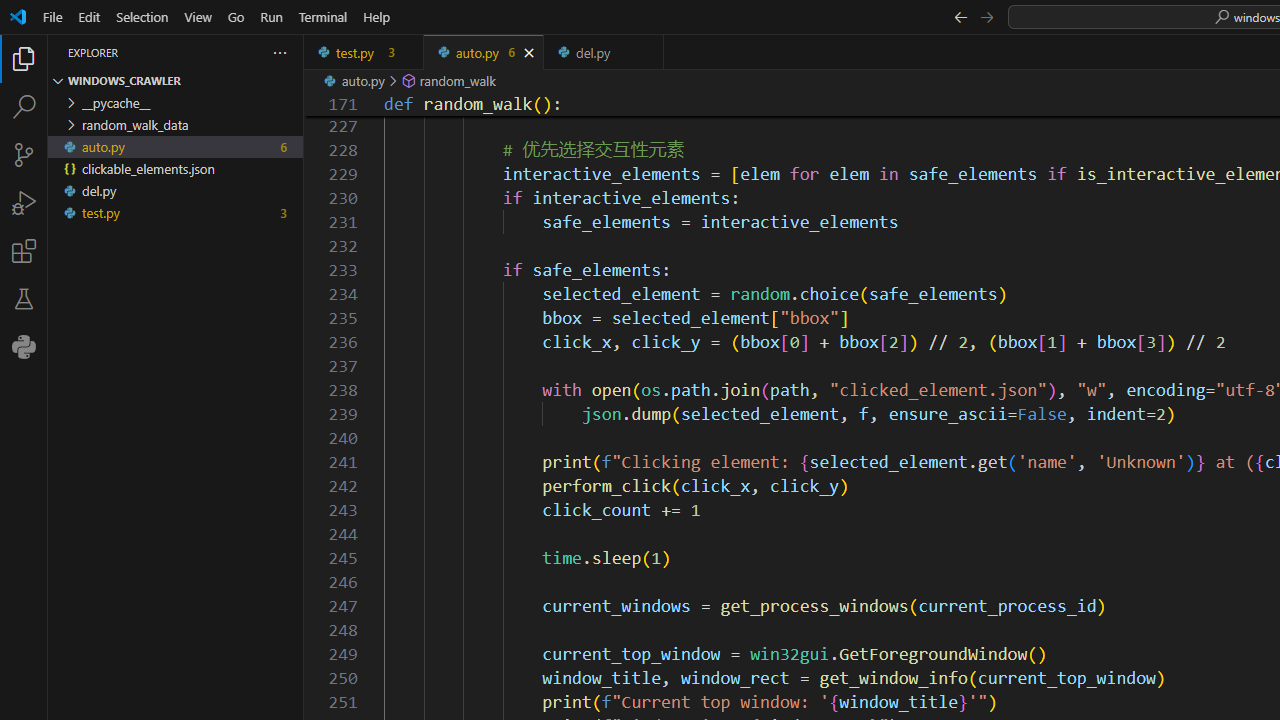 The width and height of the screenshot is (1280, 720). I want to click on 'Run and Debug (Ctrl+Shift+D)', so click(24, 203).